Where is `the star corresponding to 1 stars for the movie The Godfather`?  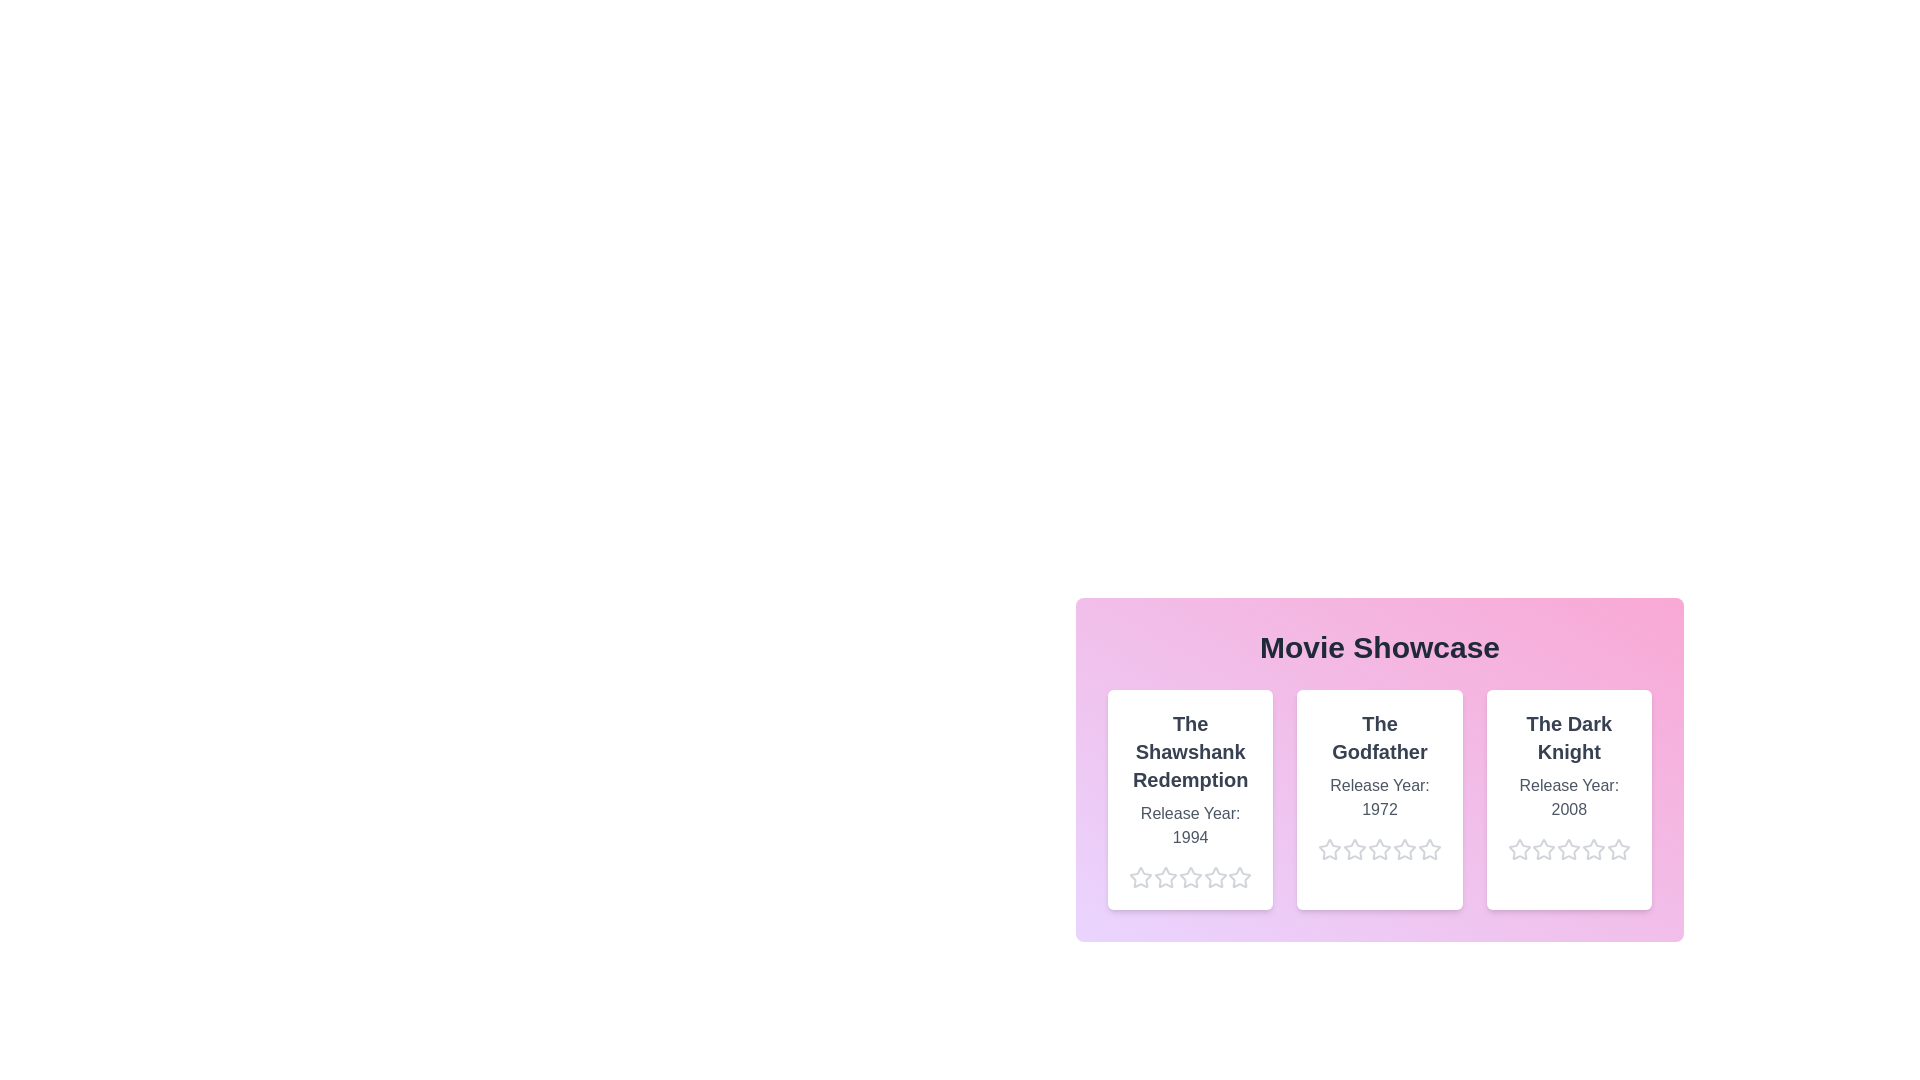
the star corresponding to 1 stars for the movie The Godfather is located at coordinates (1318, 849).